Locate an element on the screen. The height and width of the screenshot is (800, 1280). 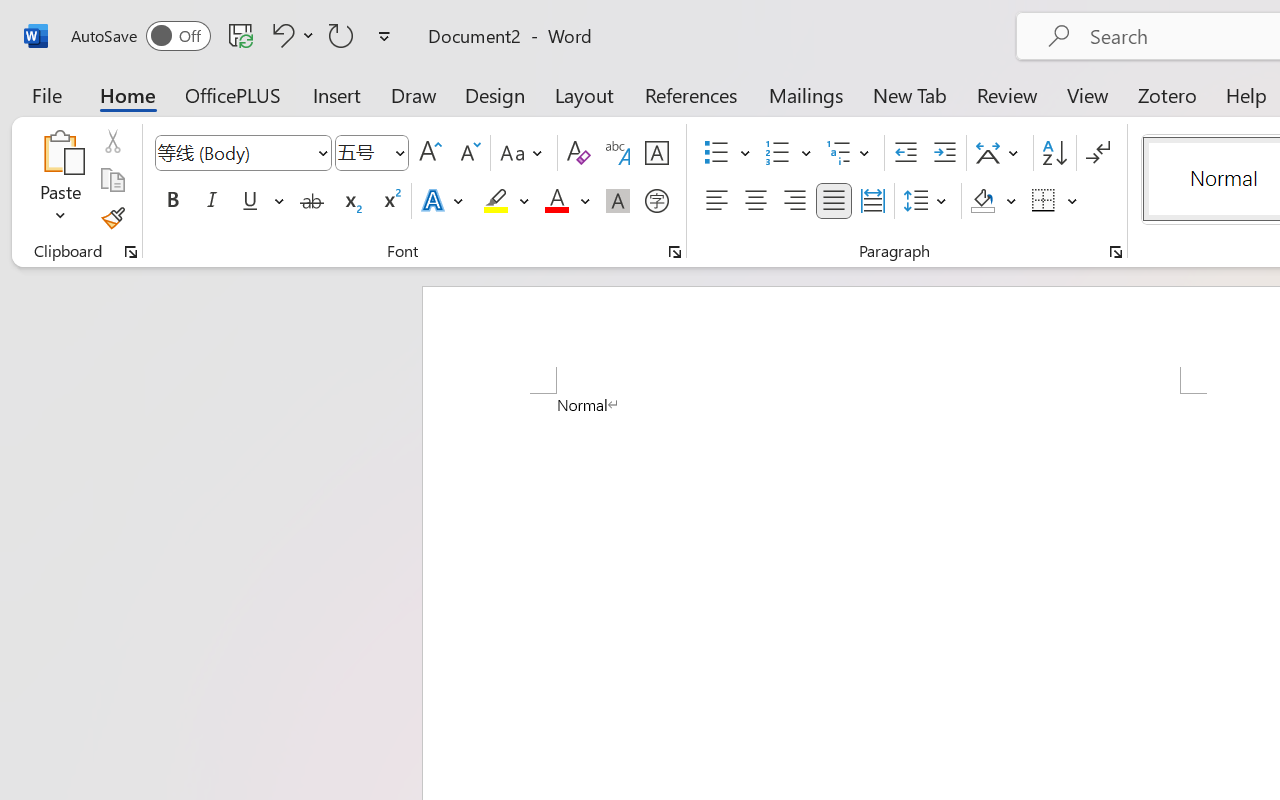
'Underline' is located at coordinates (260, 201).